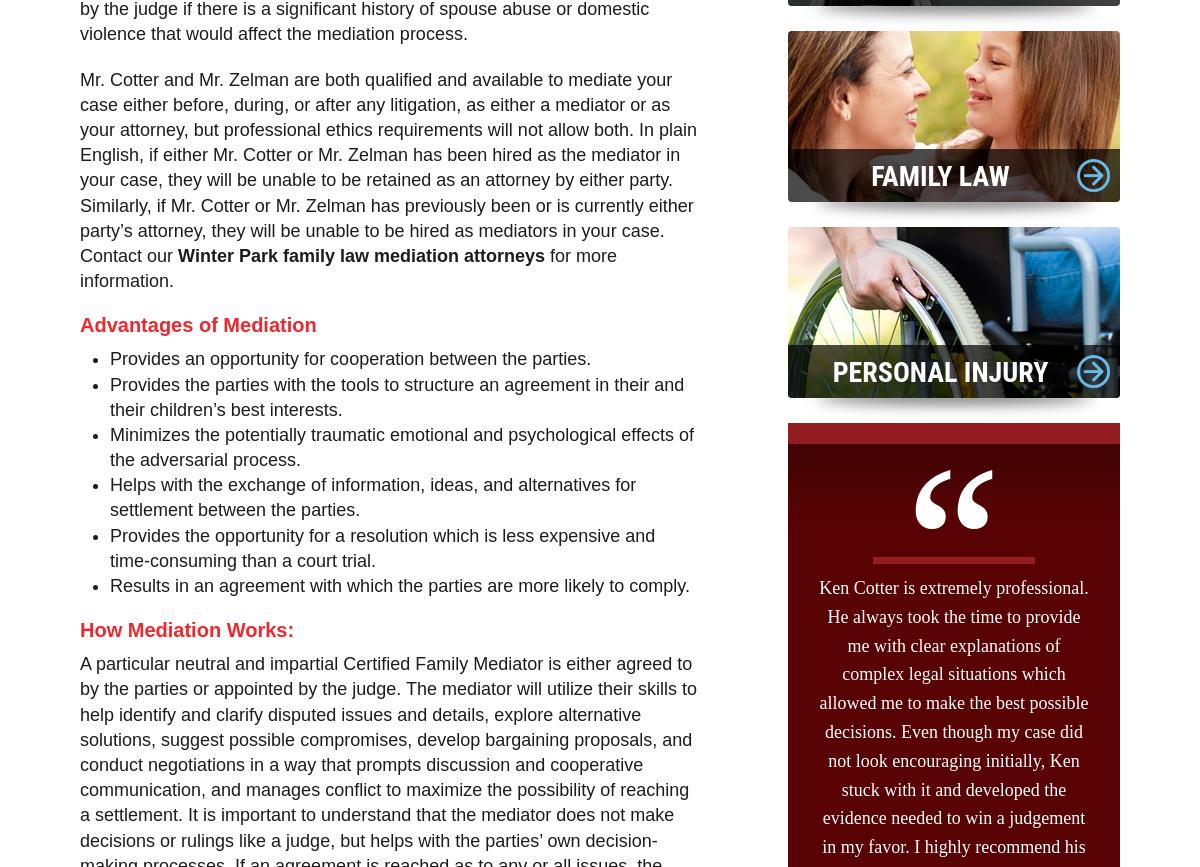 This screenshot has width=1200, height=867. What do you see at coordinates (401, 446) in the screenshot?
I see `'Minimizes the potentially traumatic emotional and psychological effects of the adversarial process.'` at bounding box center [401, 446].